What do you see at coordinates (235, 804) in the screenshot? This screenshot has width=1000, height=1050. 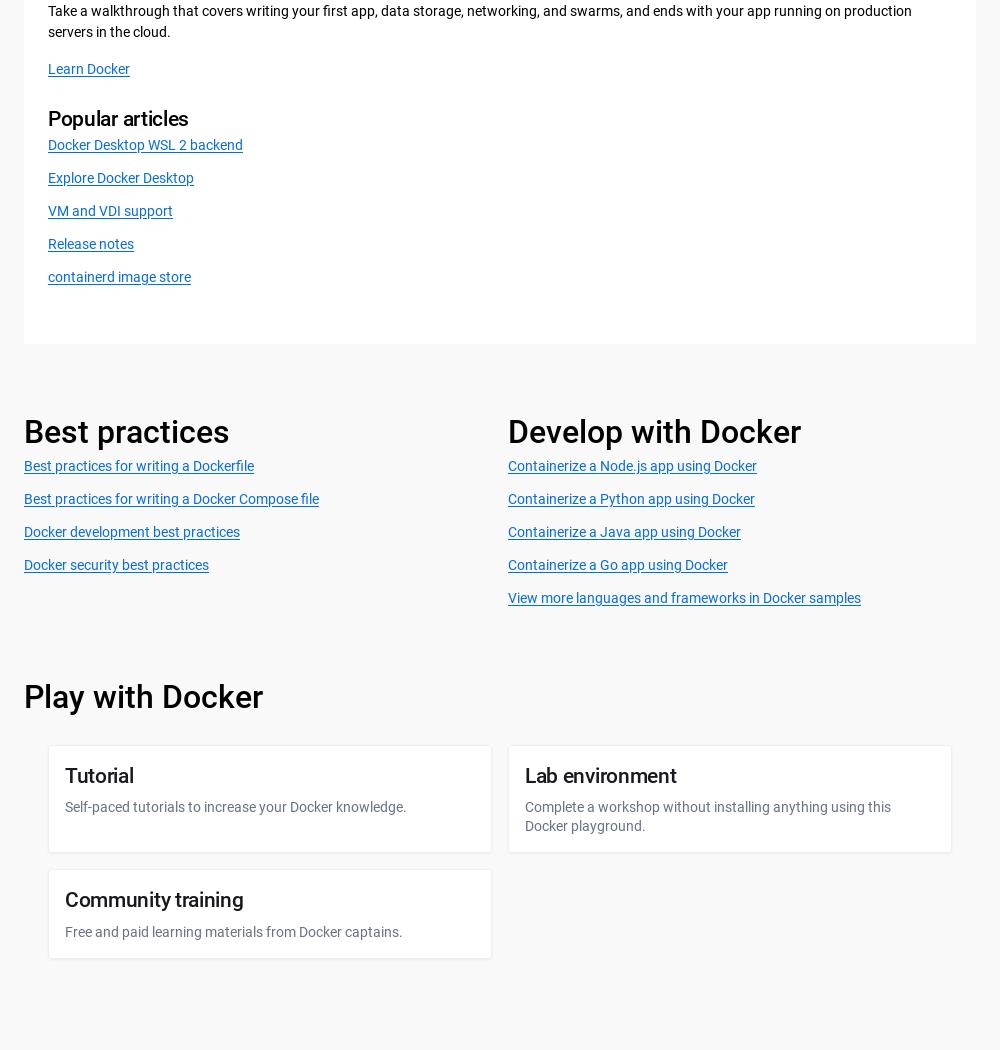 I see `'Self-paced tutorials to increase your Docker knowledge.'` at bounding box center [235, 804].